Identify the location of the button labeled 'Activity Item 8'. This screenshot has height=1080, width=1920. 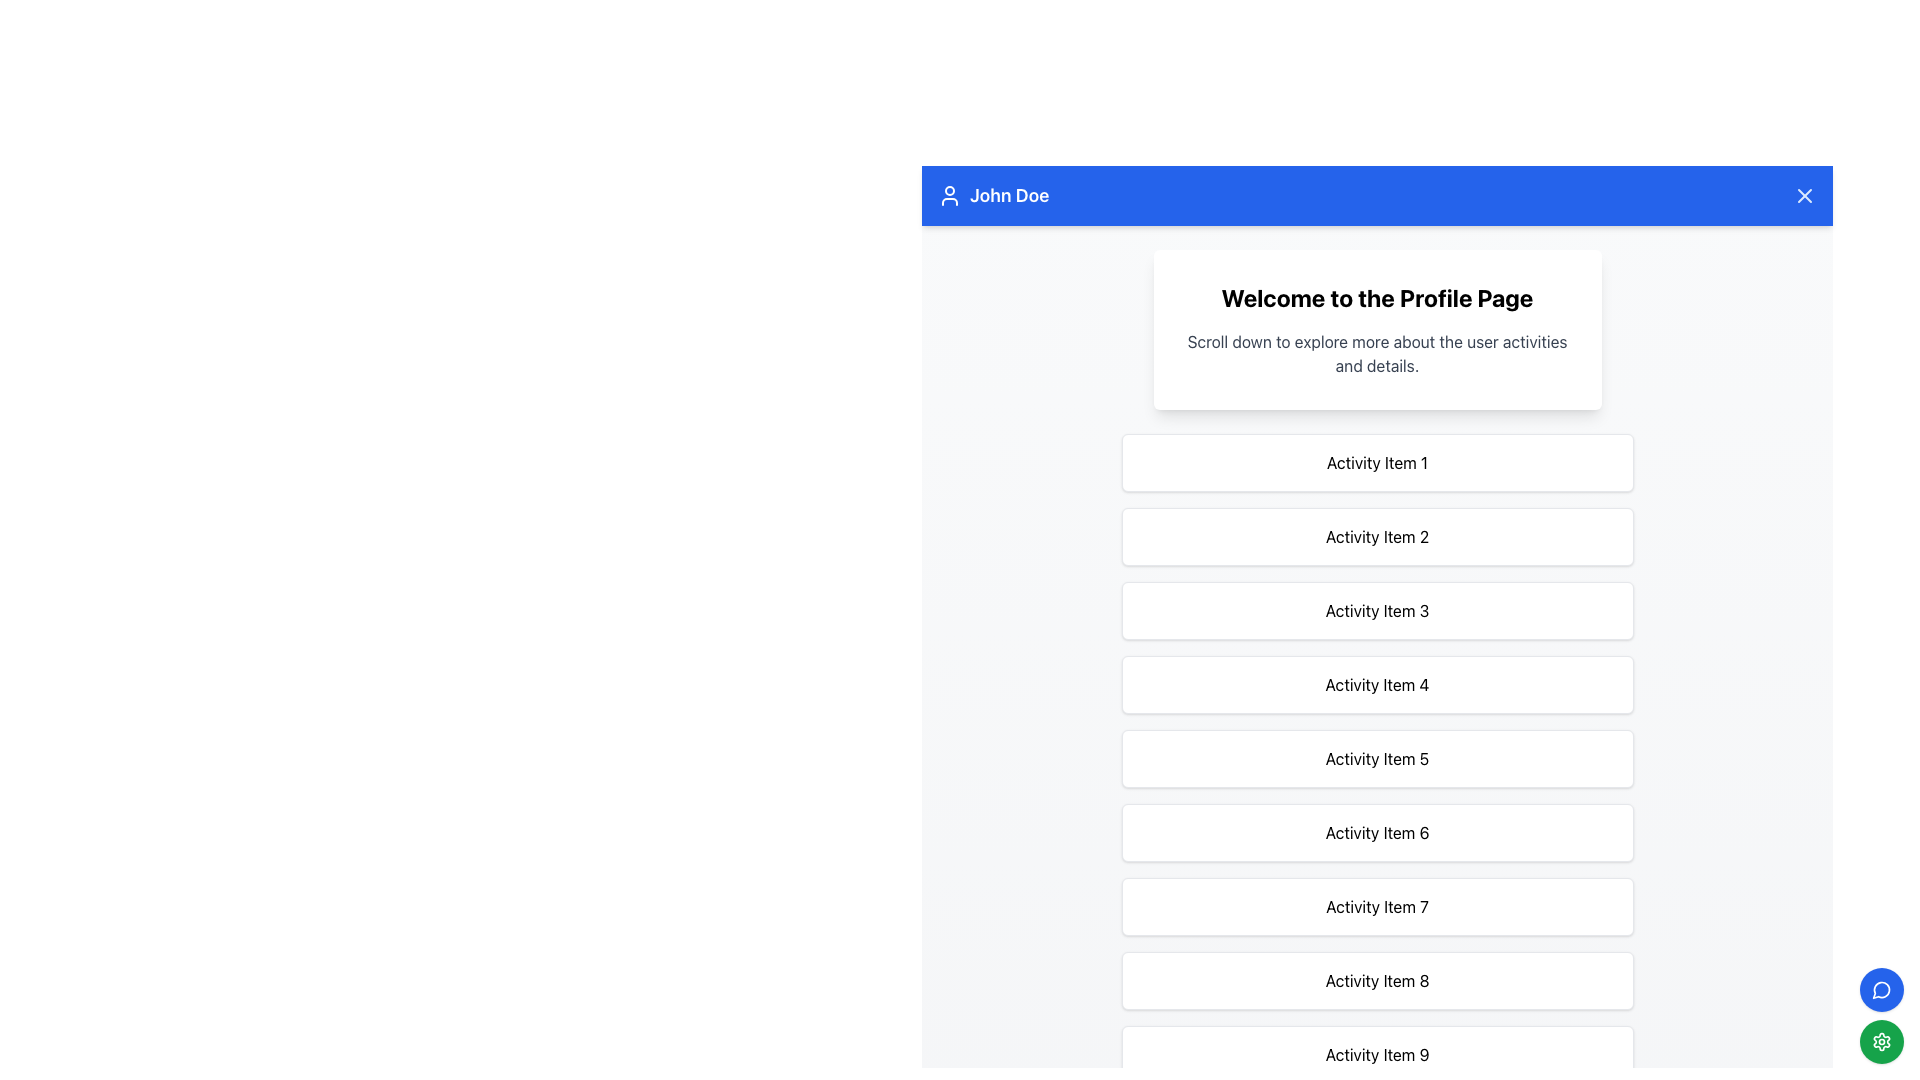
(1376, 979).